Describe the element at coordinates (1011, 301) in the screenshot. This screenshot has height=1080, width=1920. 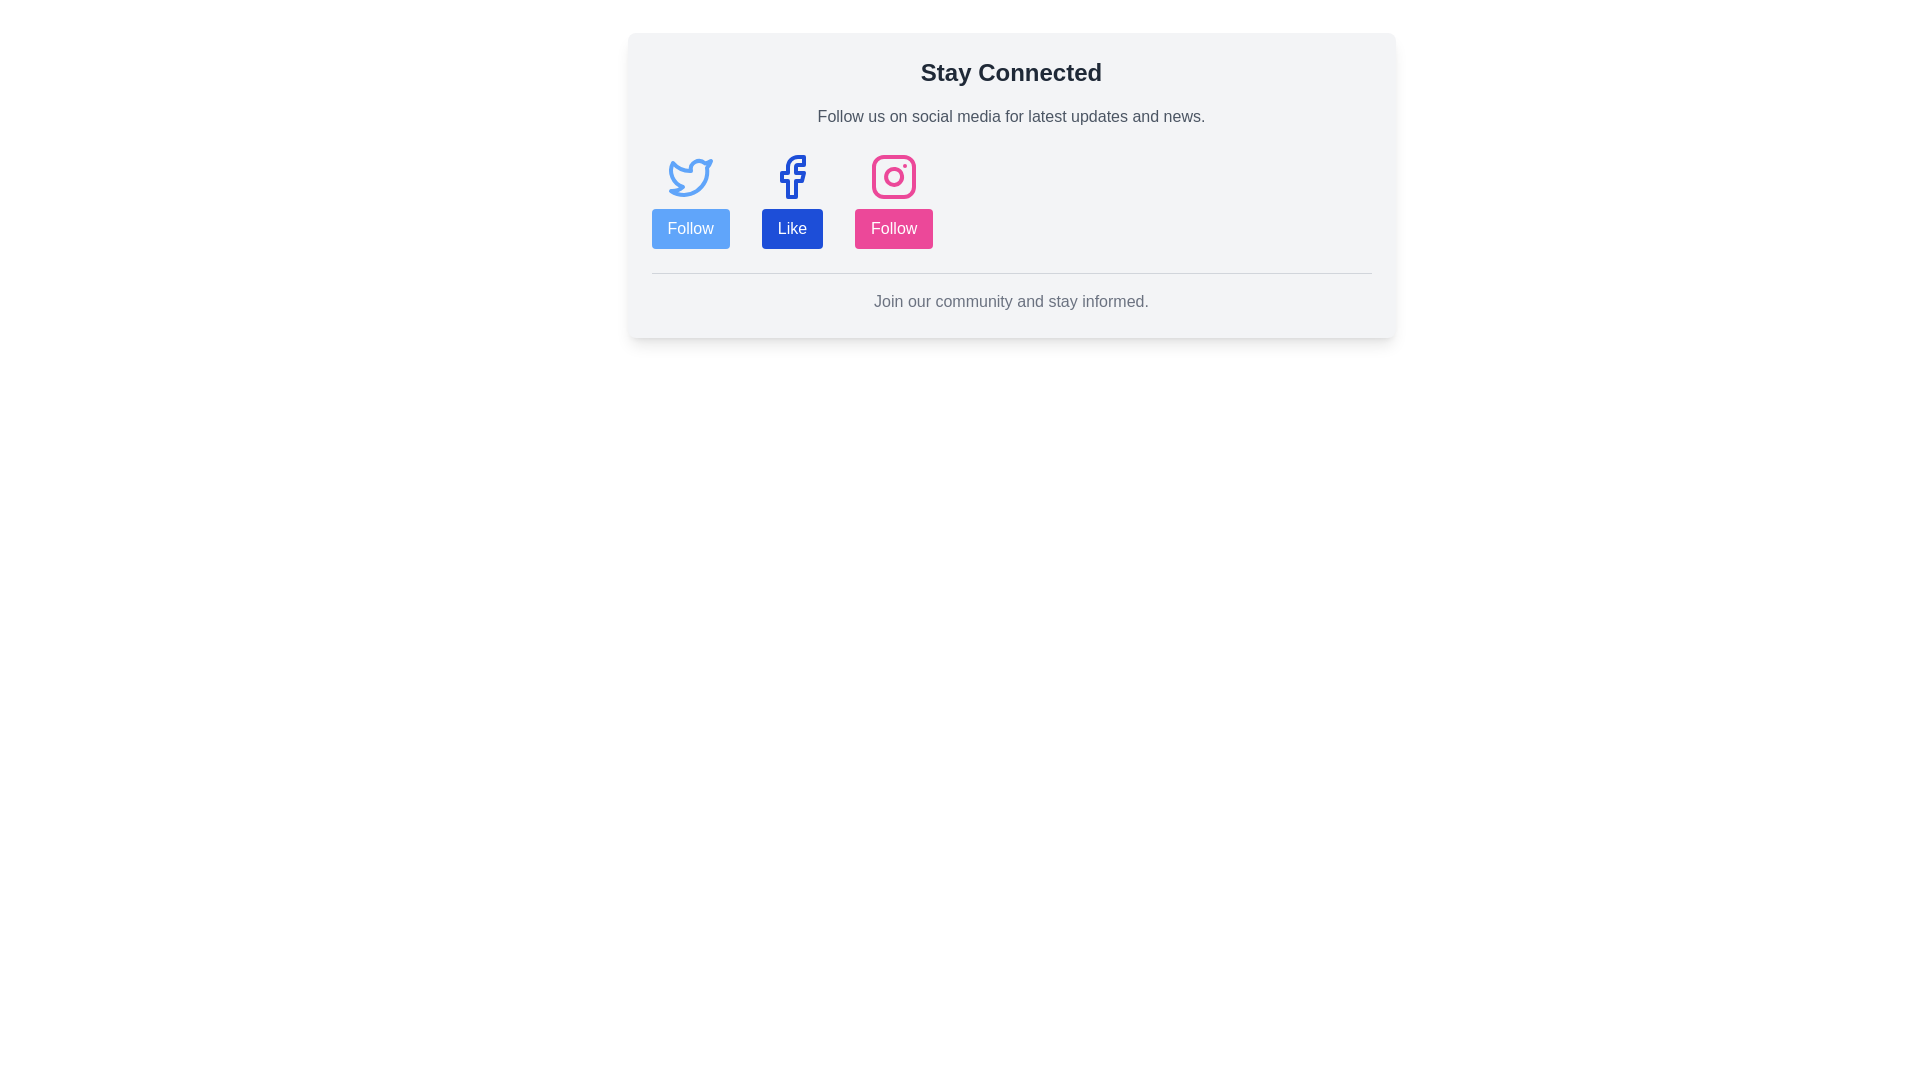
I see `the text component displaying the message 'Join our community and stay informed.' located at the bottom of the 'Stay Connected' section` at that location.